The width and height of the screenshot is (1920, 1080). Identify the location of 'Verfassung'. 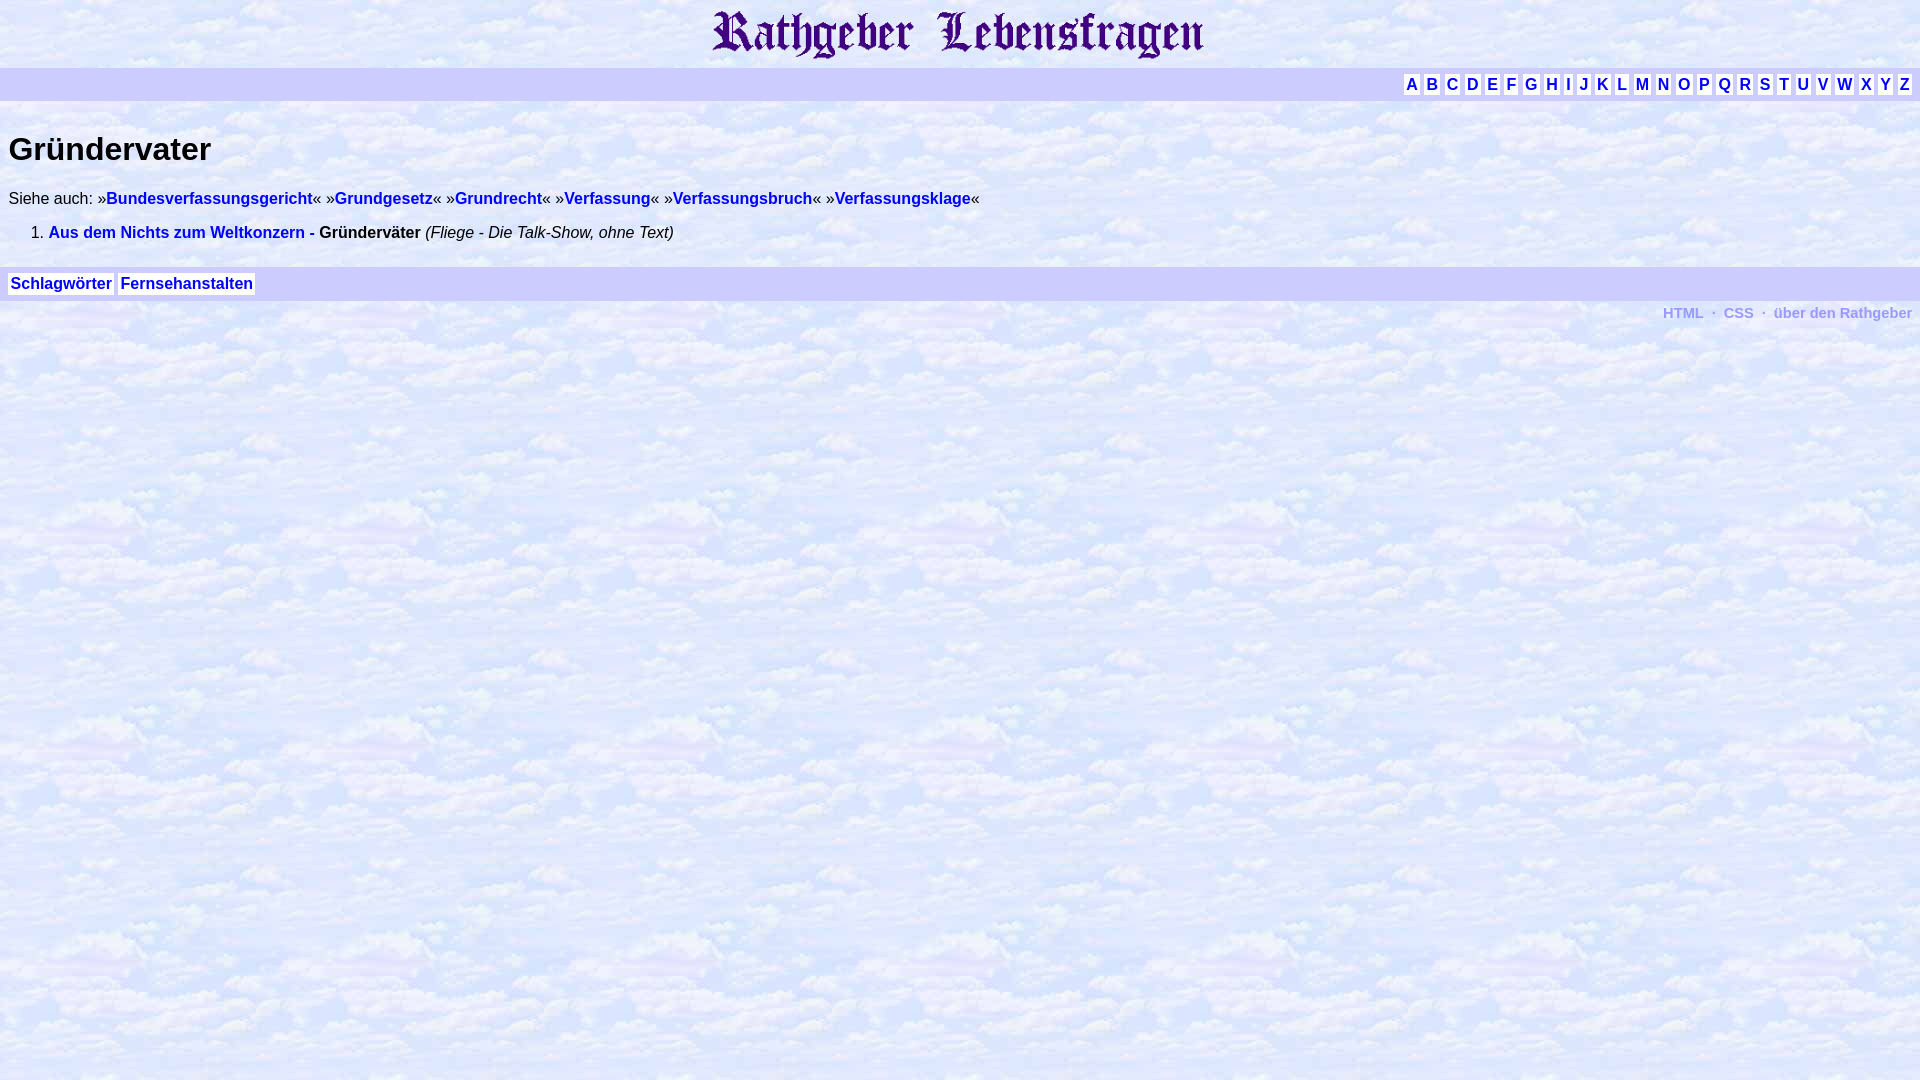
(605, 198).